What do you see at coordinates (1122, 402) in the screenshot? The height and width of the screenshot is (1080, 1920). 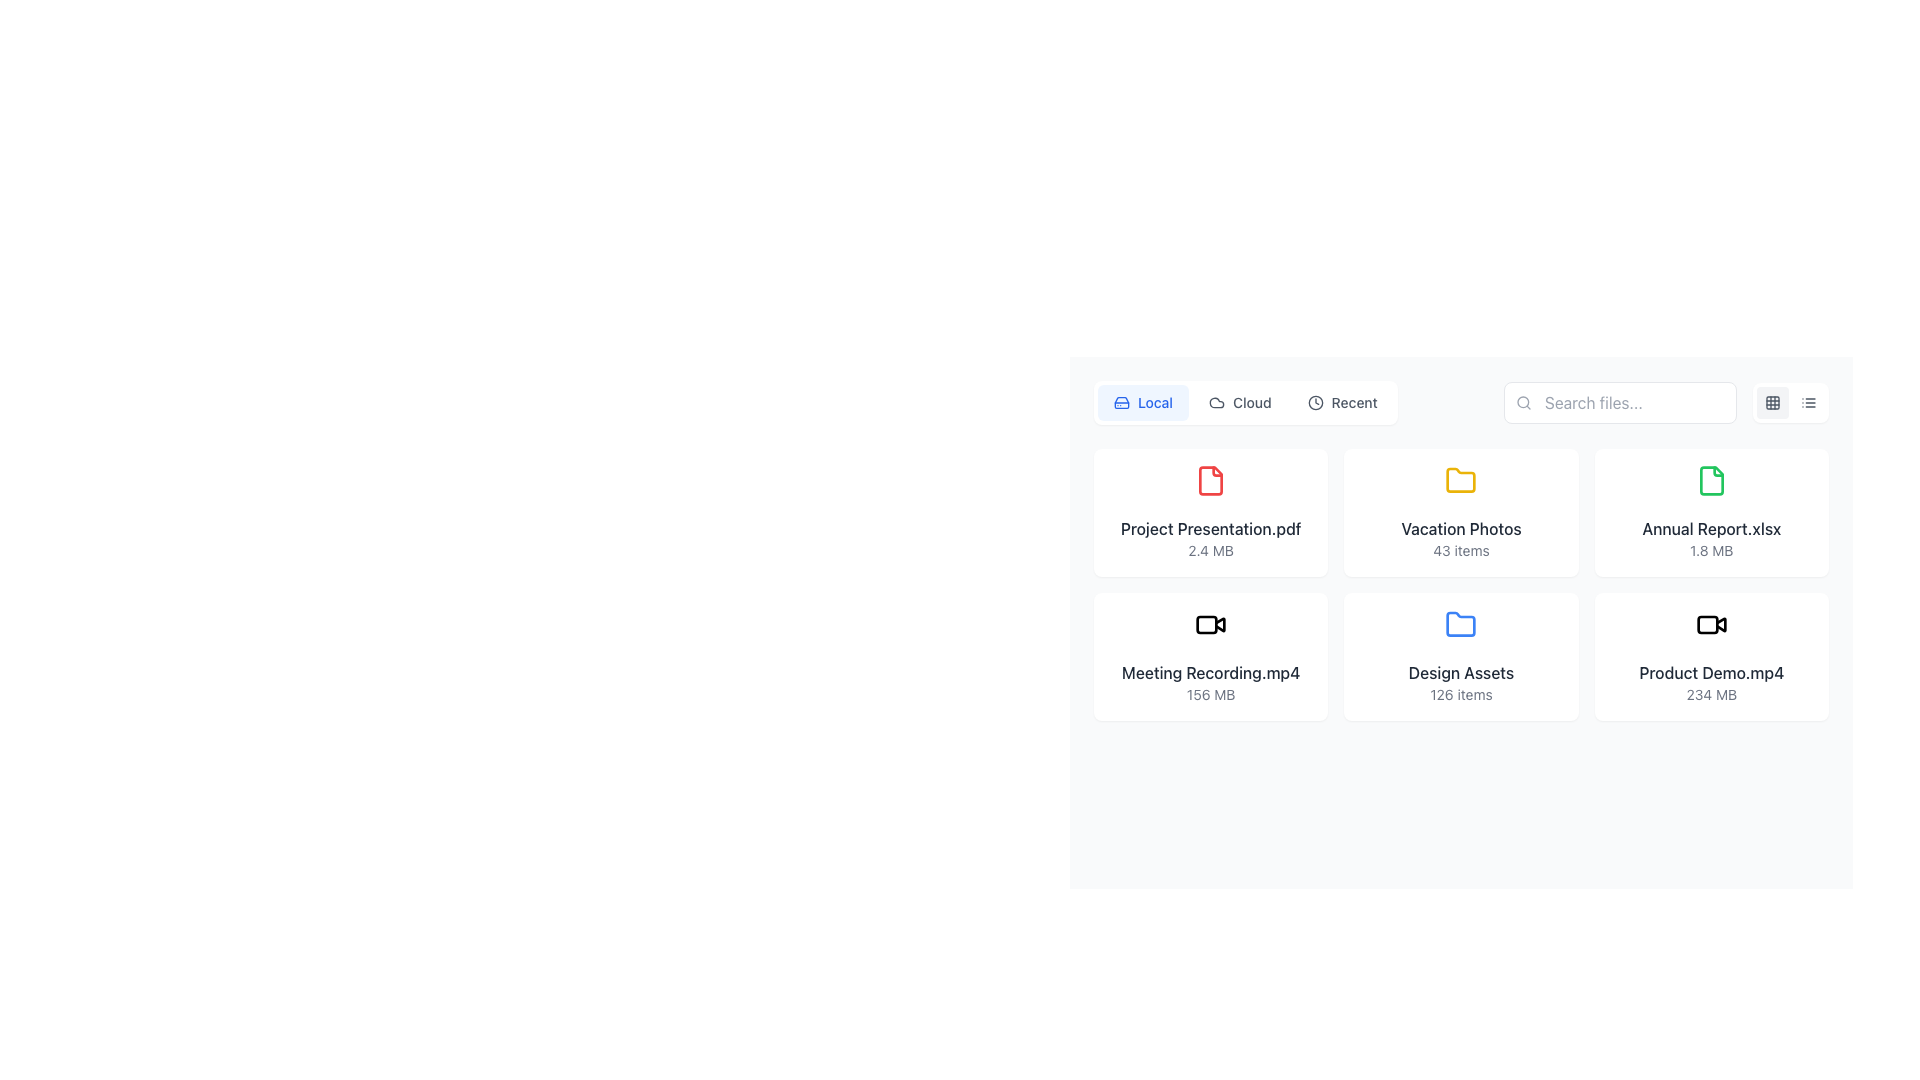 I see `the hard drive icon outlined with a stroke, located in the upper section of the interface near the 'Local,' 'Cloud,' and 'Recent' tabs` at bounding box center [1122, 402].